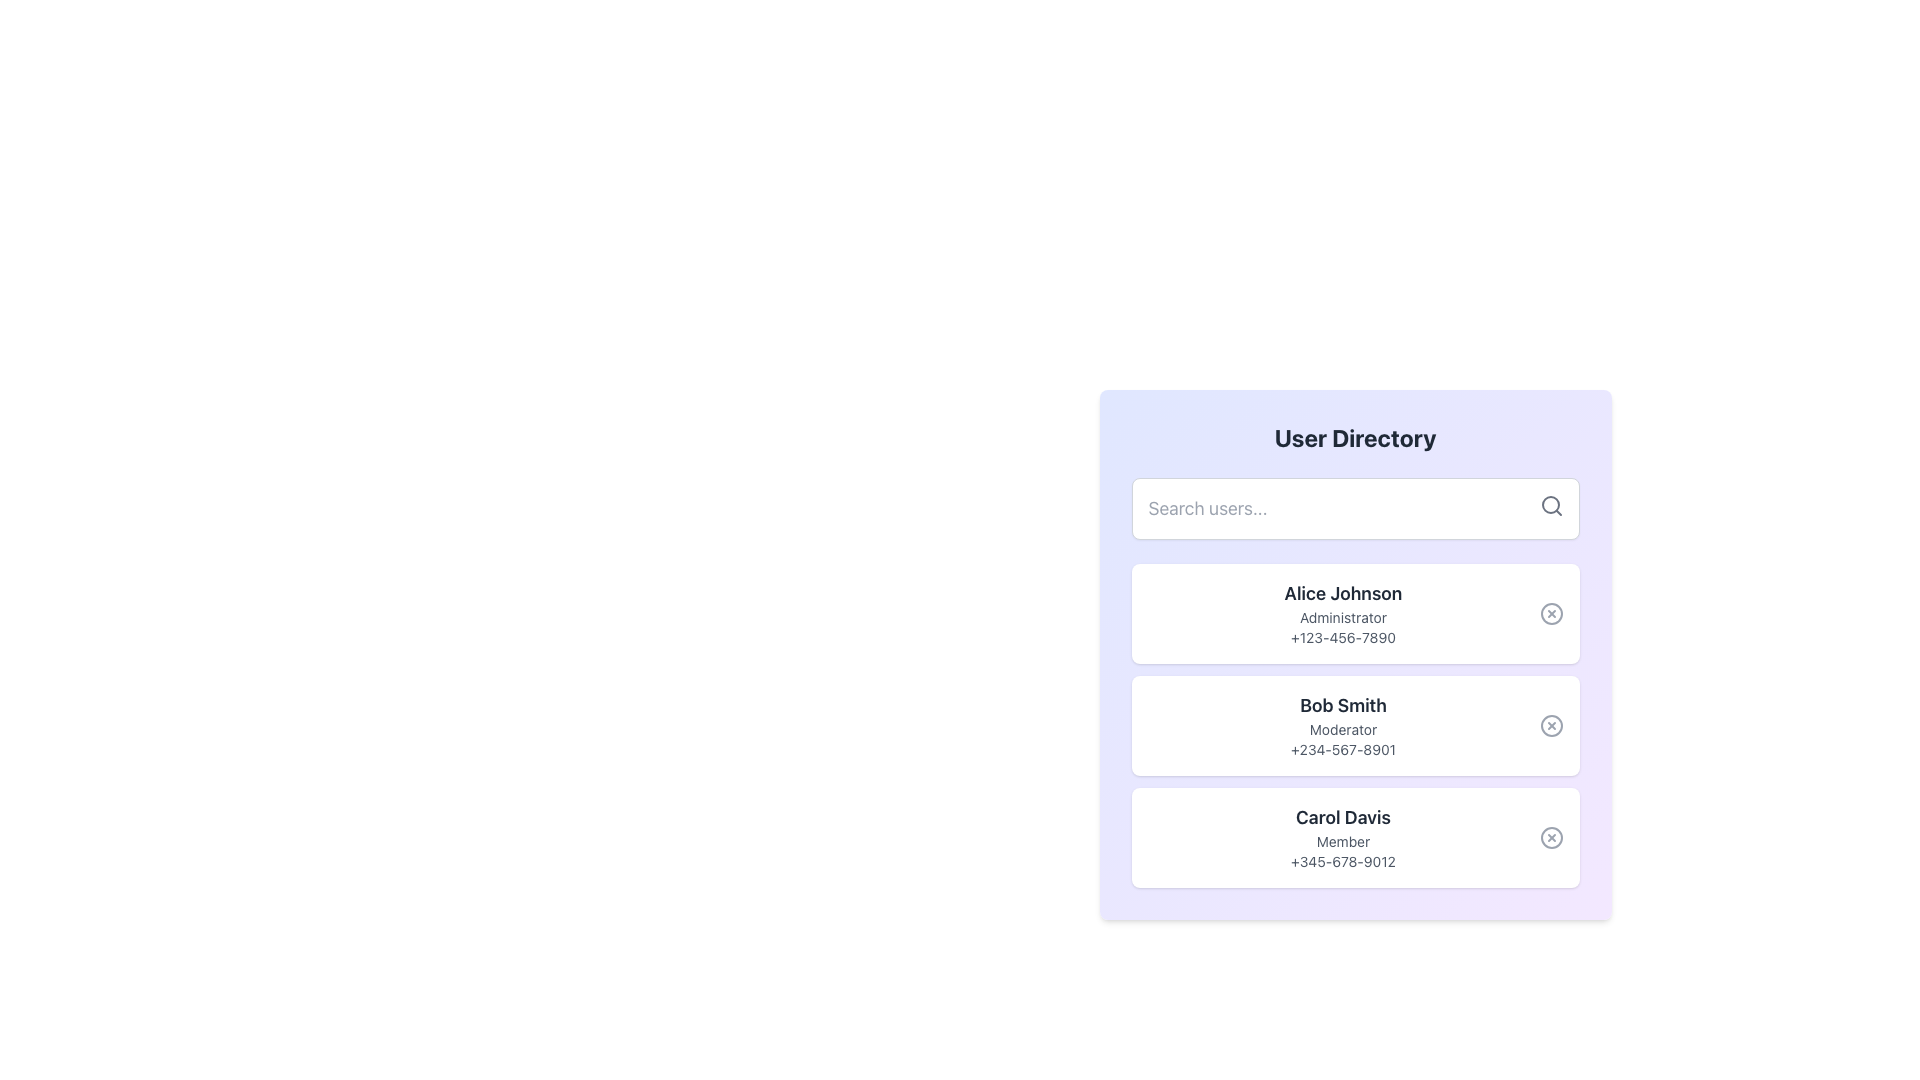 This screenshot has width=1920, height=1080. What do you see at coordinates (1549, 504) in the screenshot?
I see `the small circular graphic representing the lens of the magnifying glass icon located in the top-right corner of the user interface, inside the search bar section` at bounding box center [1549, 504].